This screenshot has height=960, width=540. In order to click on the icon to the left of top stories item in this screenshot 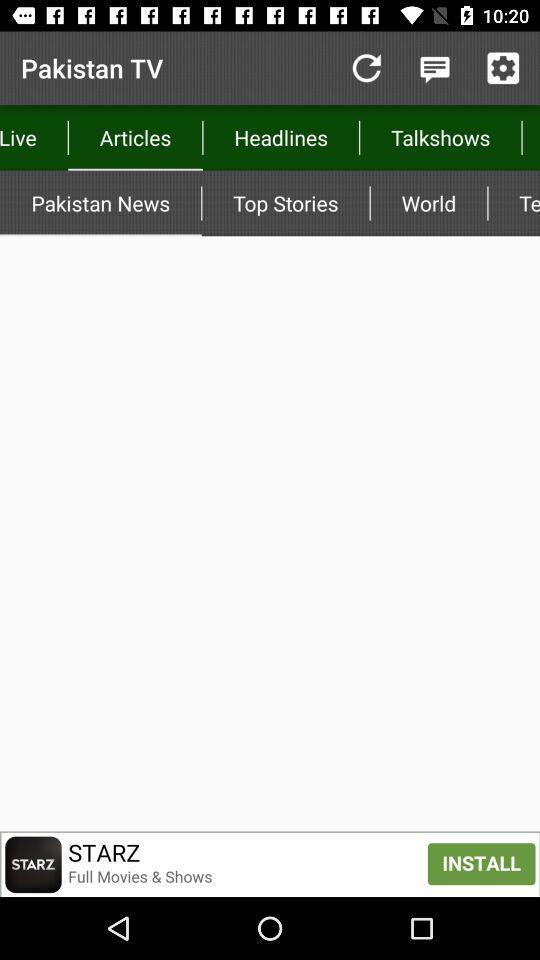, I will do `click(135, 136)`.